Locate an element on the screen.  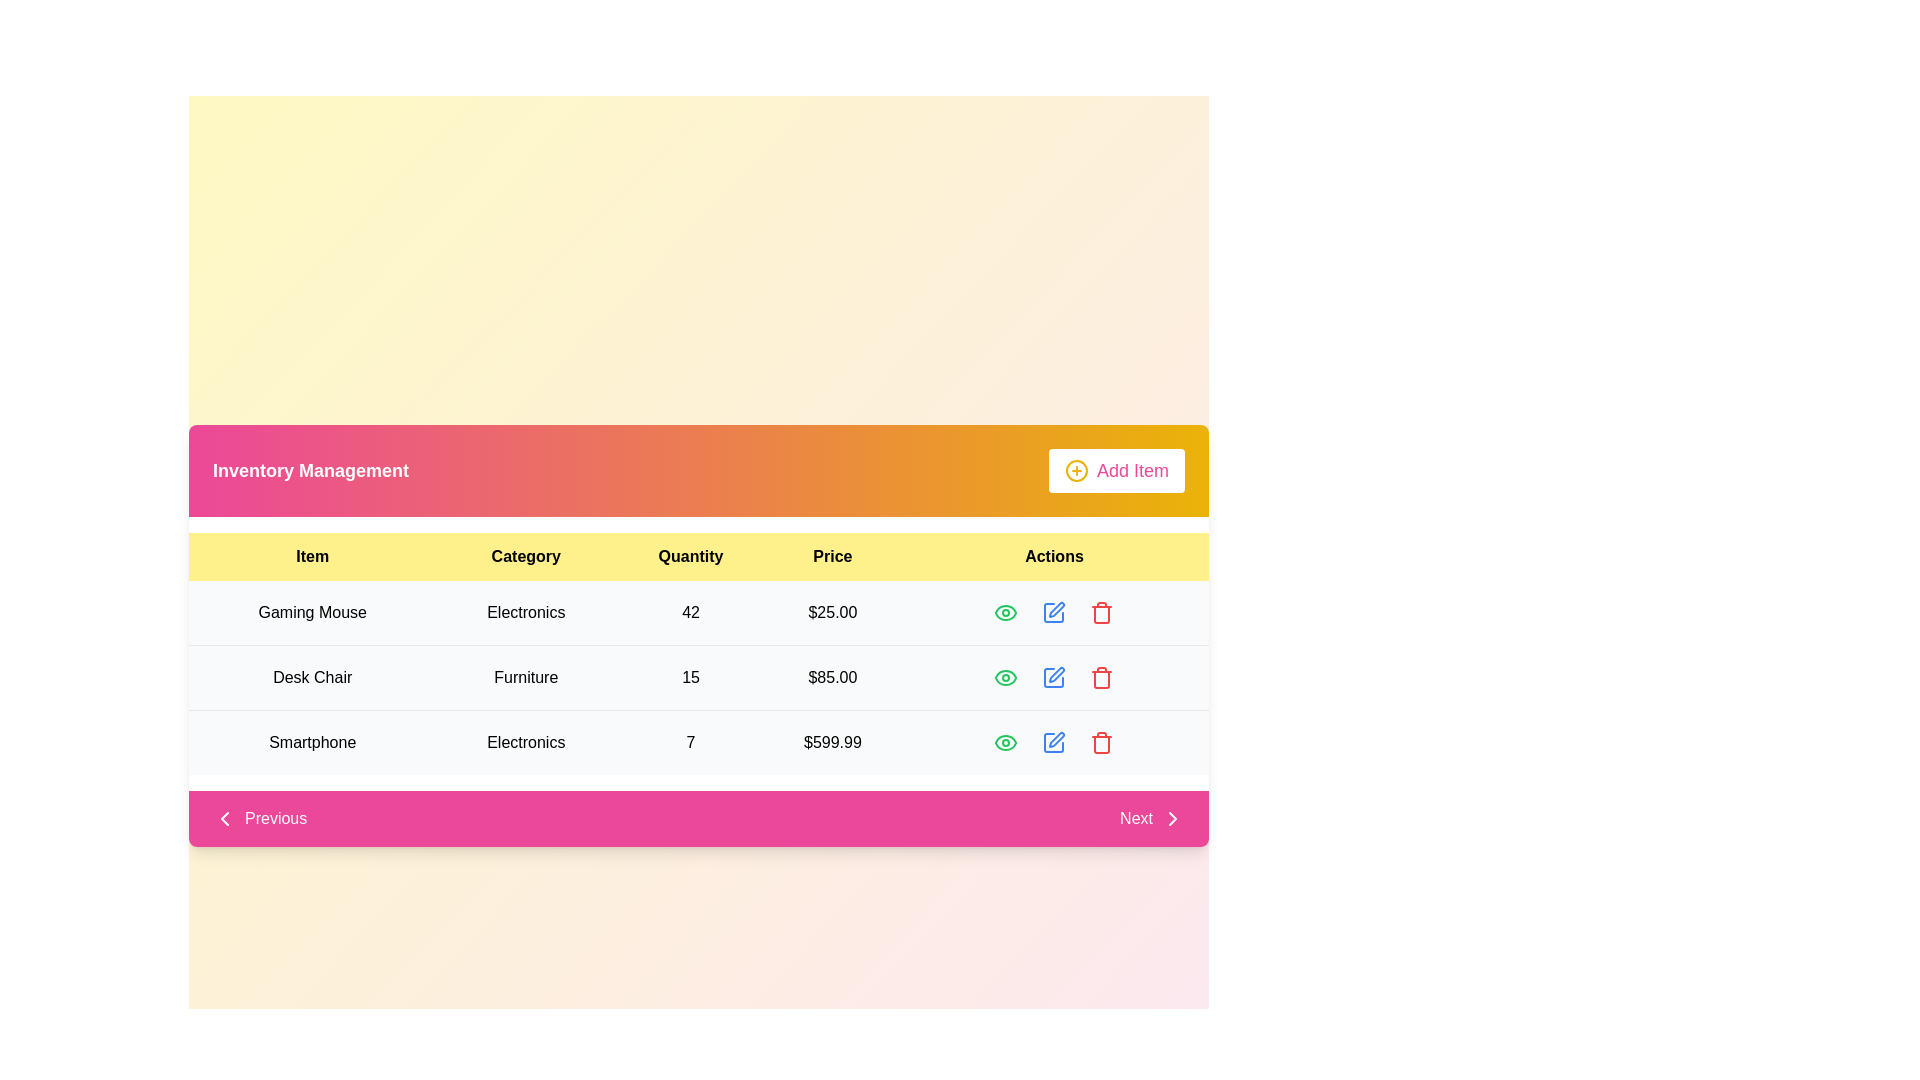
the blue pen icon in the Action Button Group located in the 'Actions' column of the 'Gaming Mouse' item row is located at coordinates (1053, 612).